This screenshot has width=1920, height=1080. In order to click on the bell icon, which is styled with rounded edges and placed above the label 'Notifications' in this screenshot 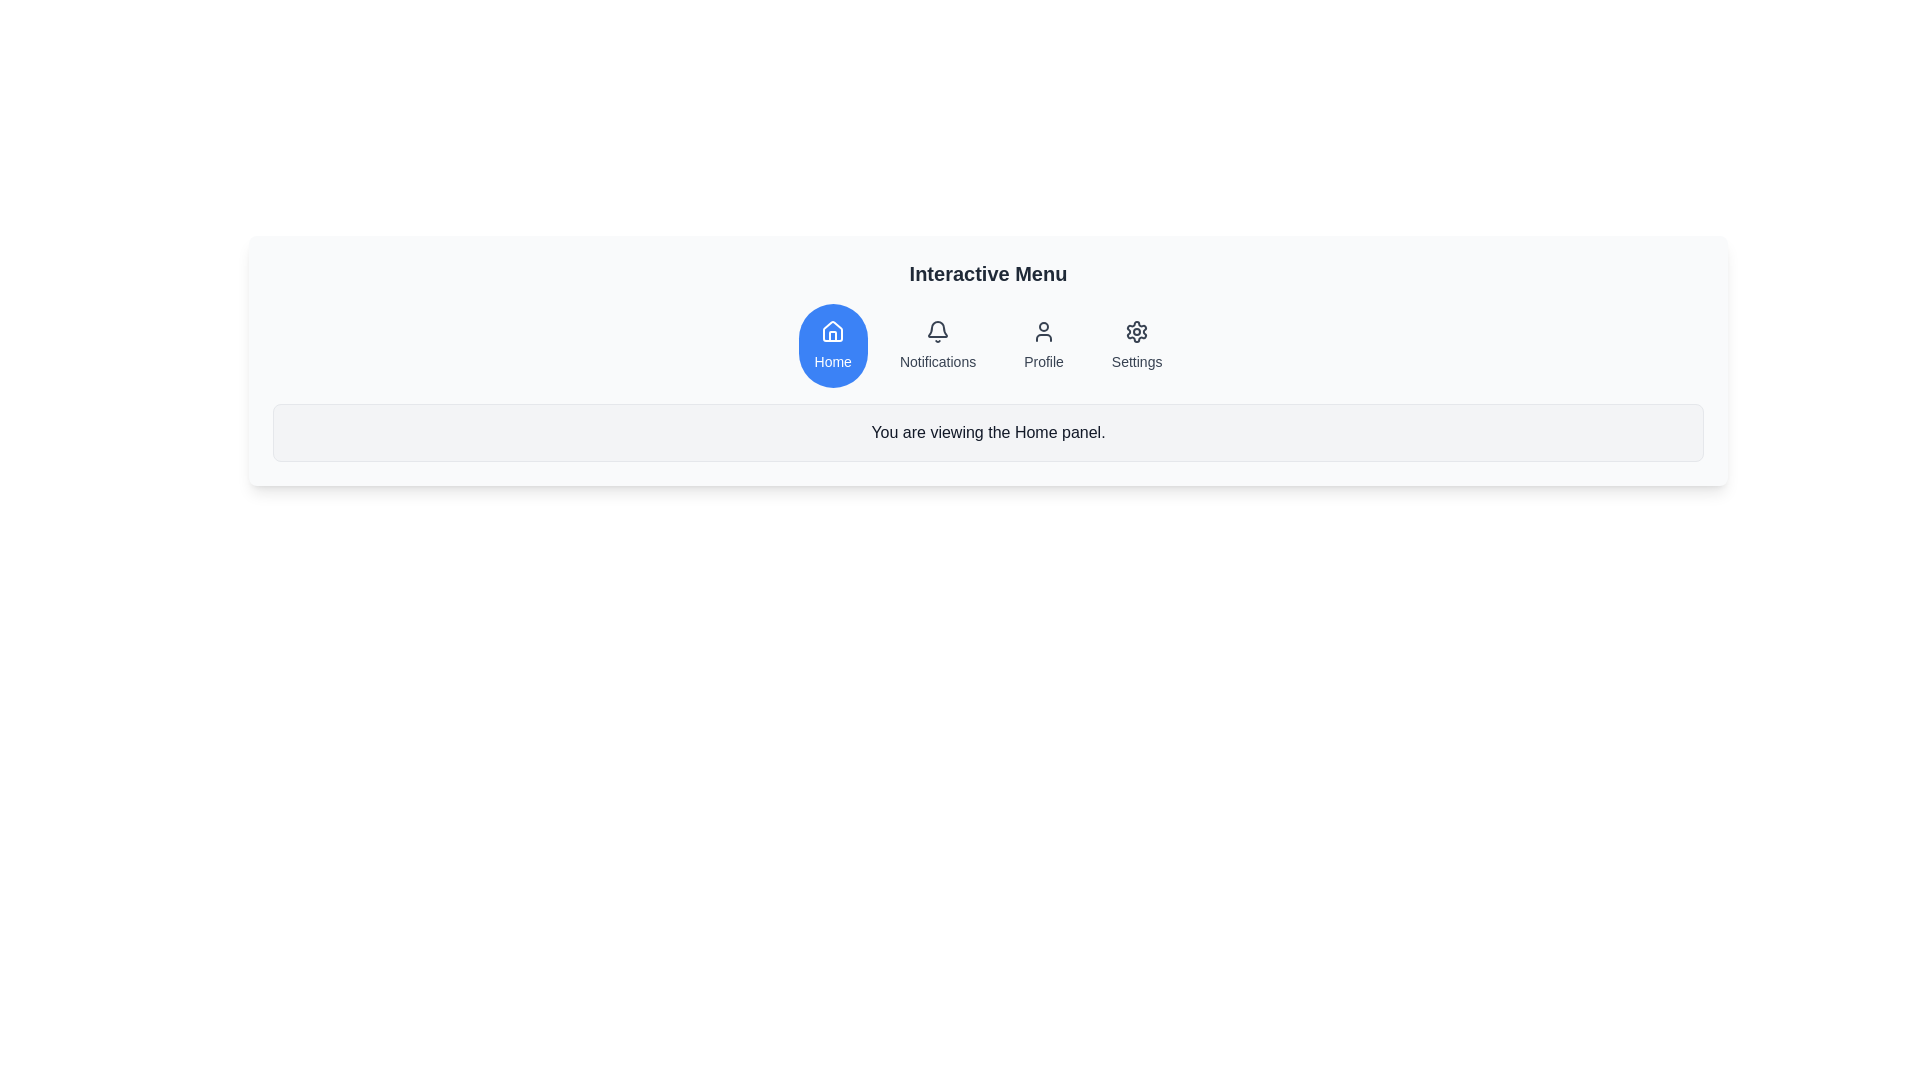, I will do `click(936, 330)`.